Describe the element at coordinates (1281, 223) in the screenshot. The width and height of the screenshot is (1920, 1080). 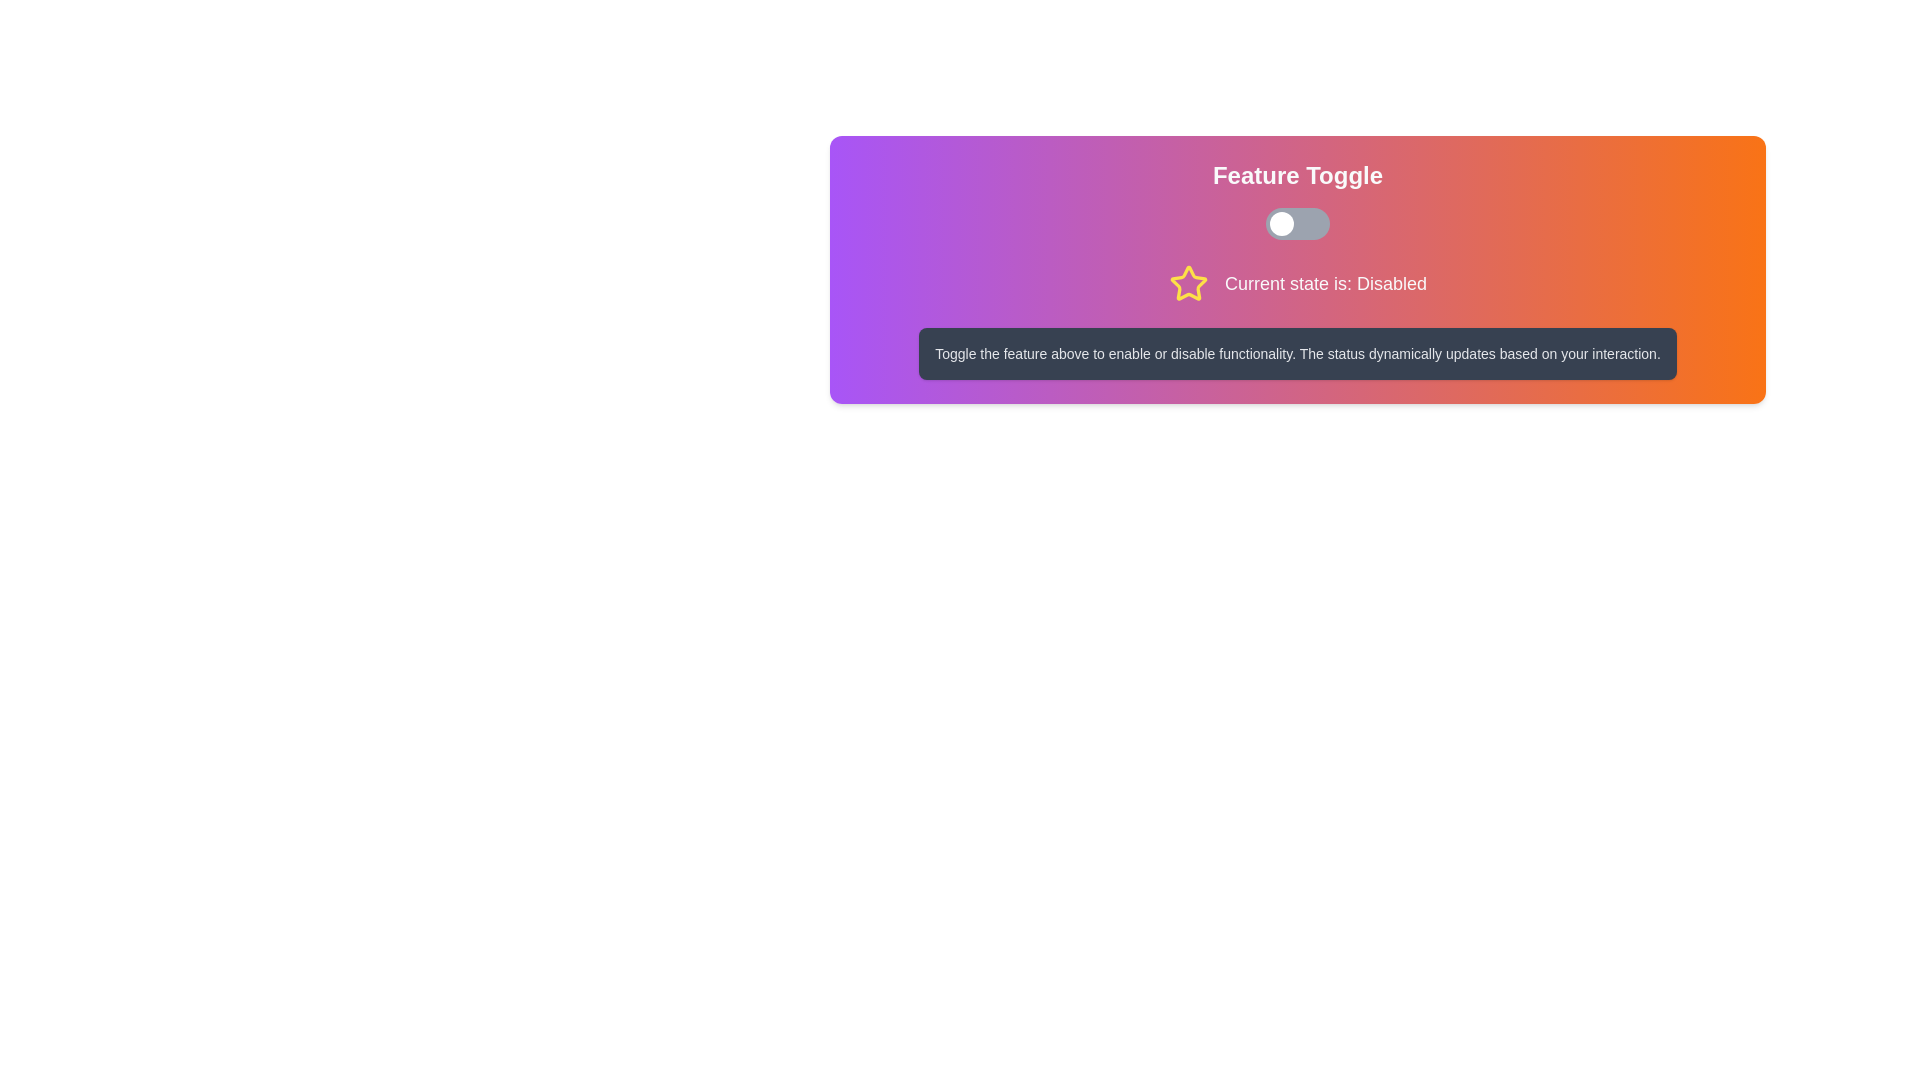
I see `the toggle indicator located on the rightmost side of the horizontal switch under the 'Feature Toggle' label` at that location.